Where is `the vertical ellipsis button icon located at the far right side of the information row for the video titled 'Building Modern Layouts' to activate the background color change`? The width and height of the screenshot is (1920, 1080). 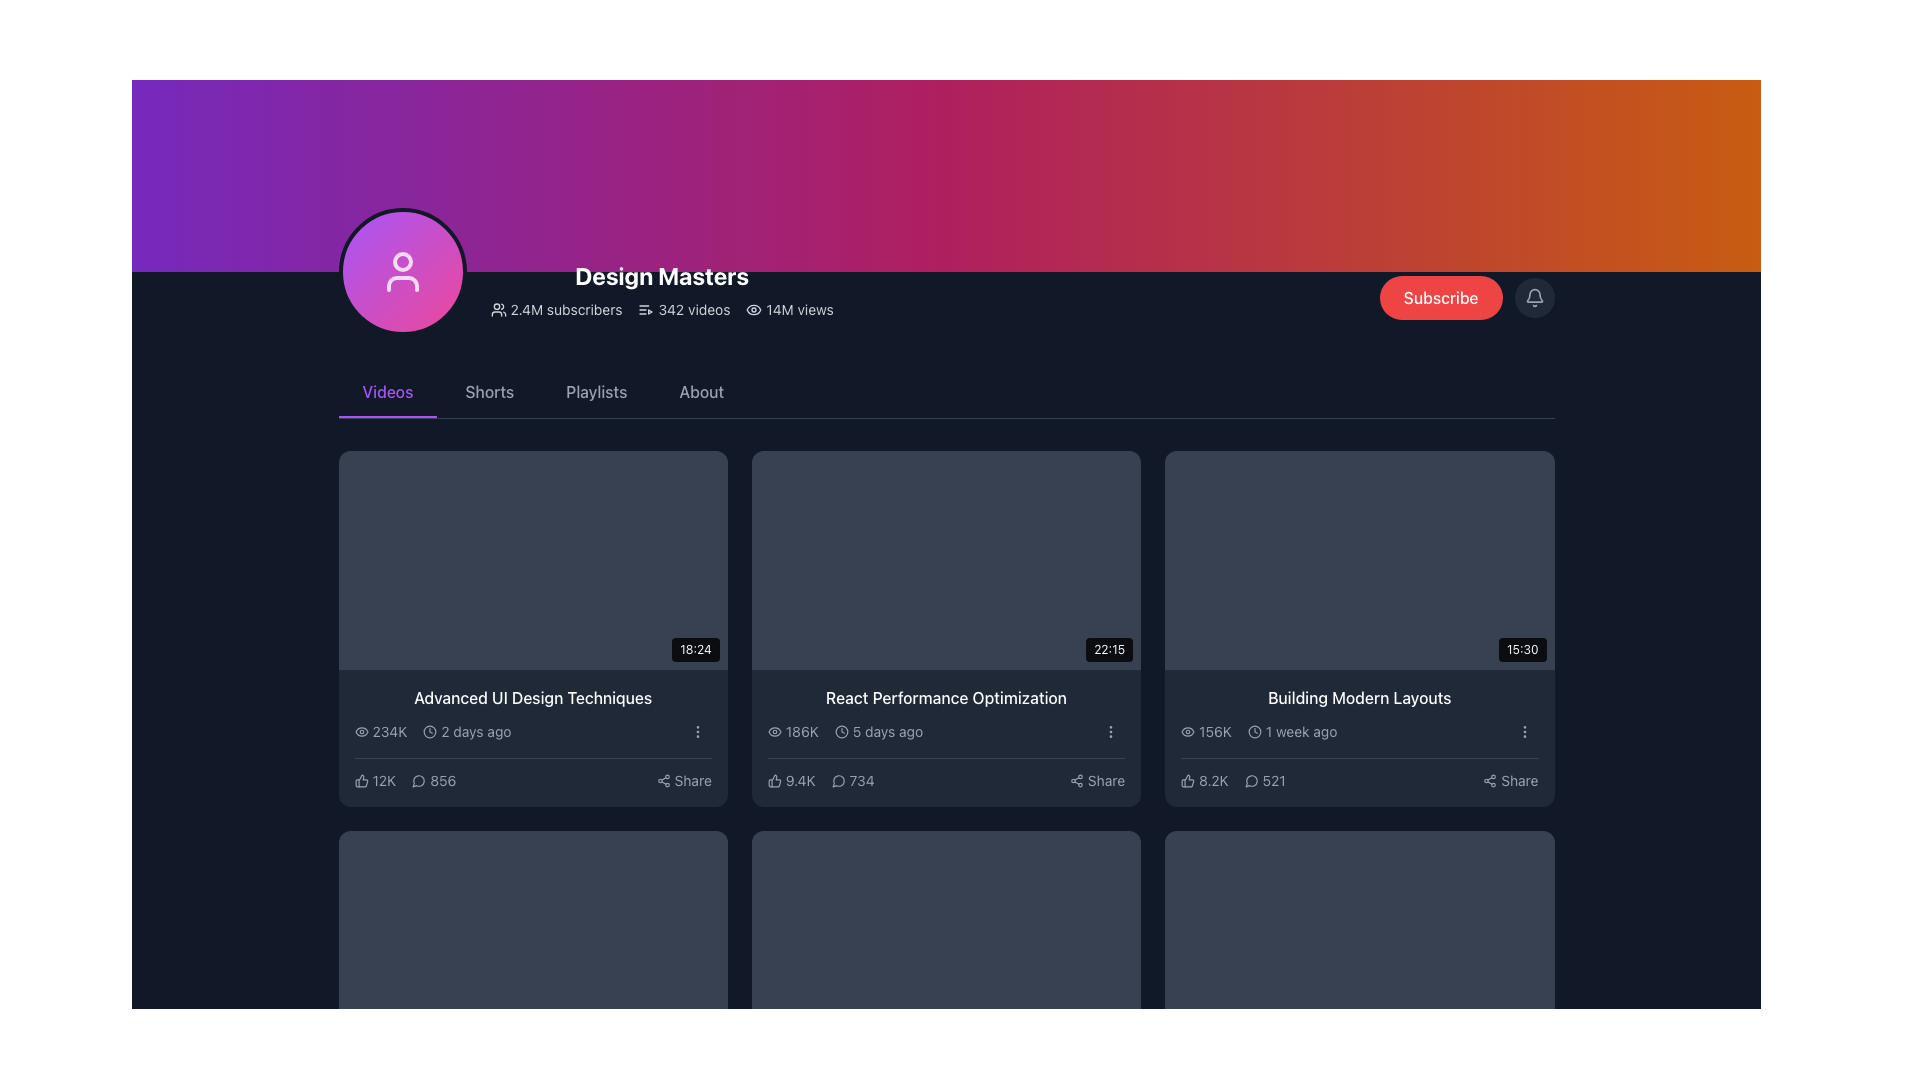
the vertical ellipsis button icon located at the far right side of the information row for the video titled 'Building Modern Layouts' to activate the background color change is located at coordinates (1523, 732).